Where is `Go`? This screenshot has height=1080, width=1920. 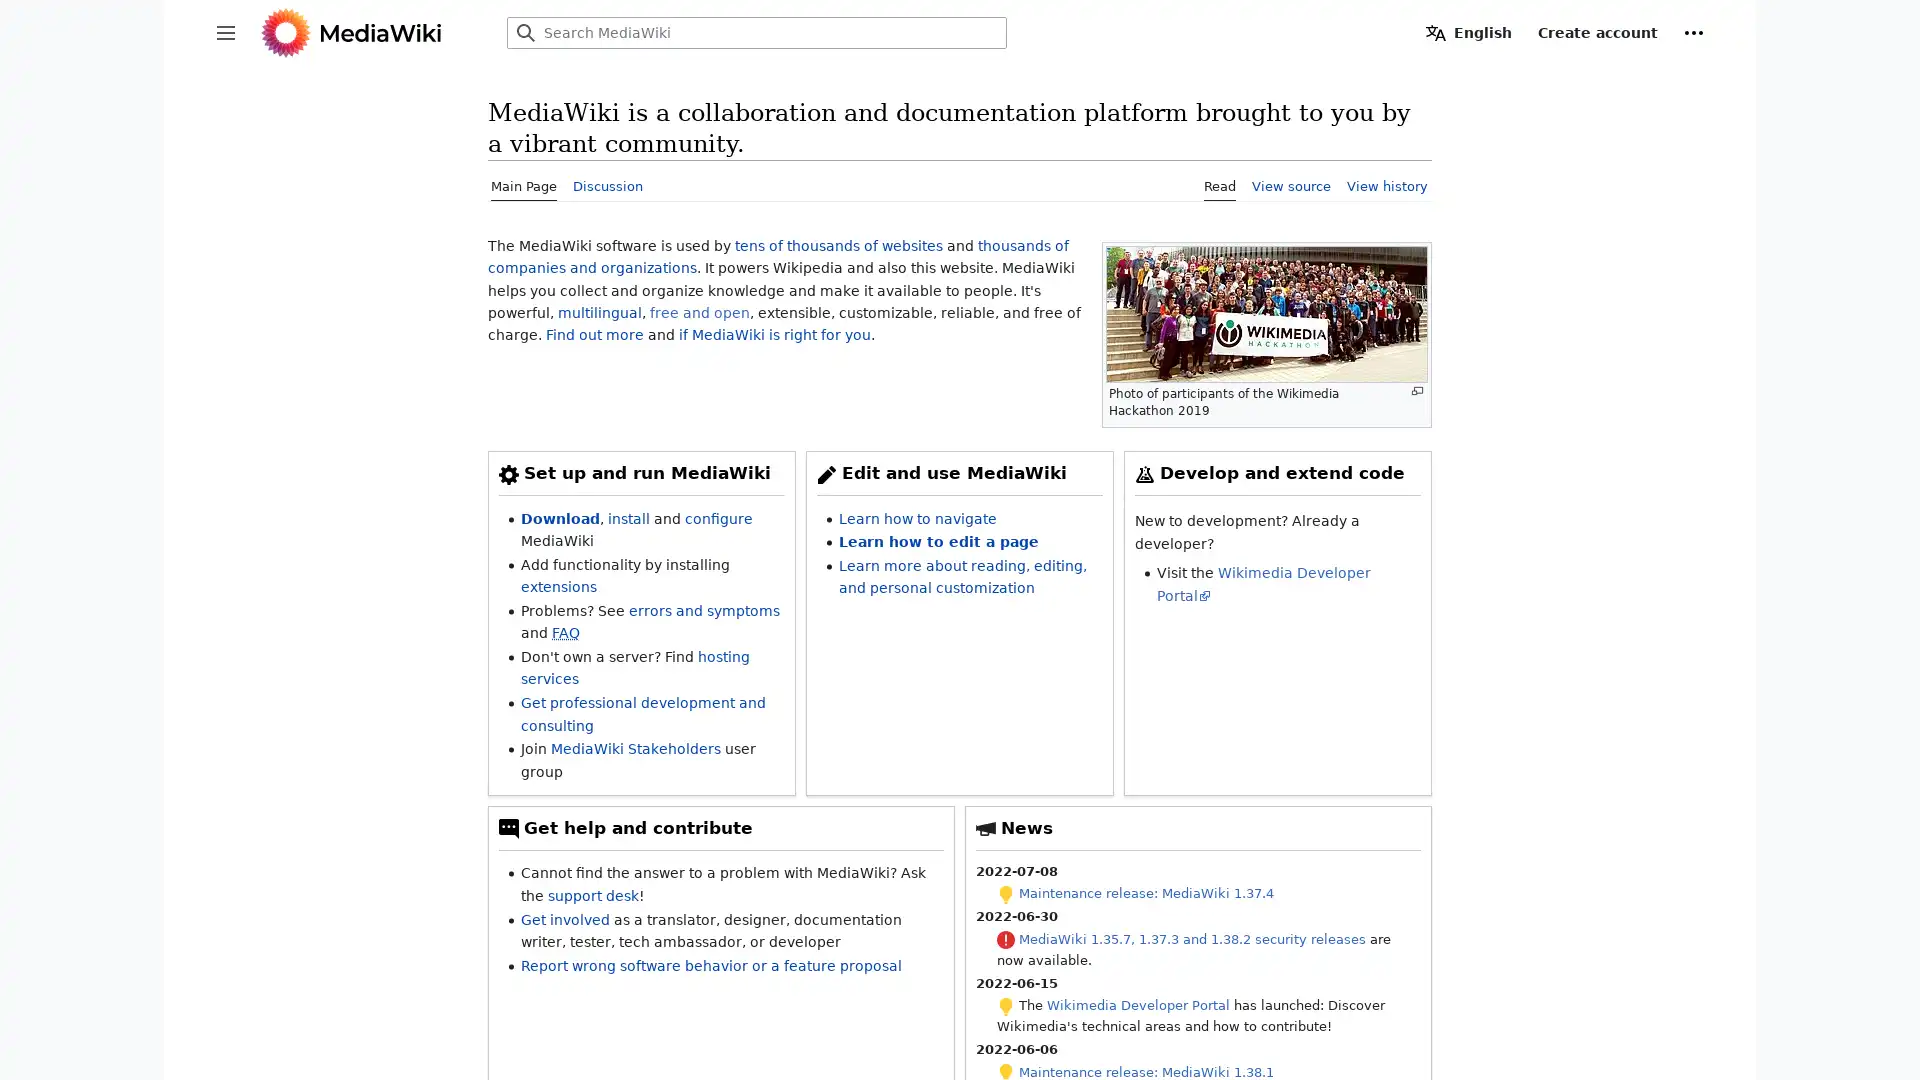
Go is located at coordinates (526, 33).